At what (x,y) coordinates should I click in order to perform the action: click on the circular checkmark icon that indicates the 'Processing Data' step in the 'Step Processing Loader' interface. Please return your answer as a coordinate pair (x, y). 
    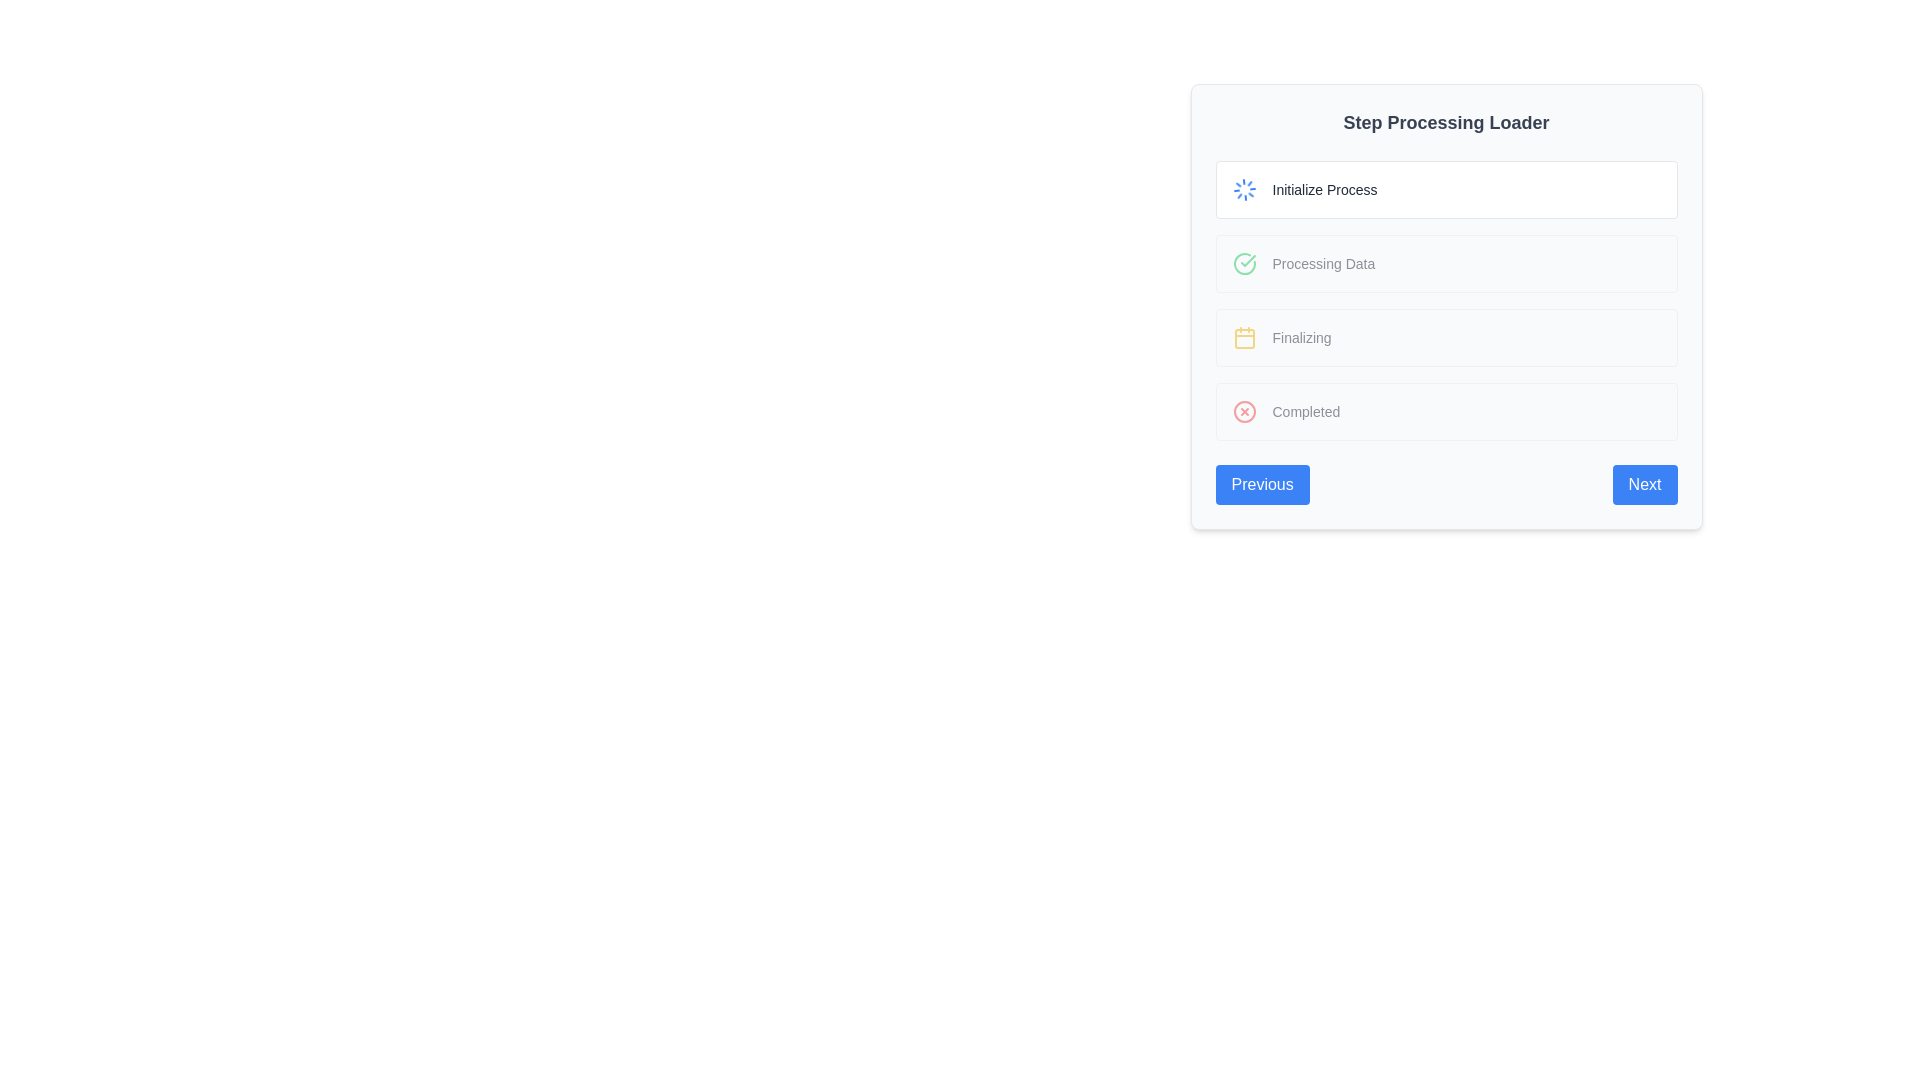
    Looking at the image, I should click on (1243, 262).